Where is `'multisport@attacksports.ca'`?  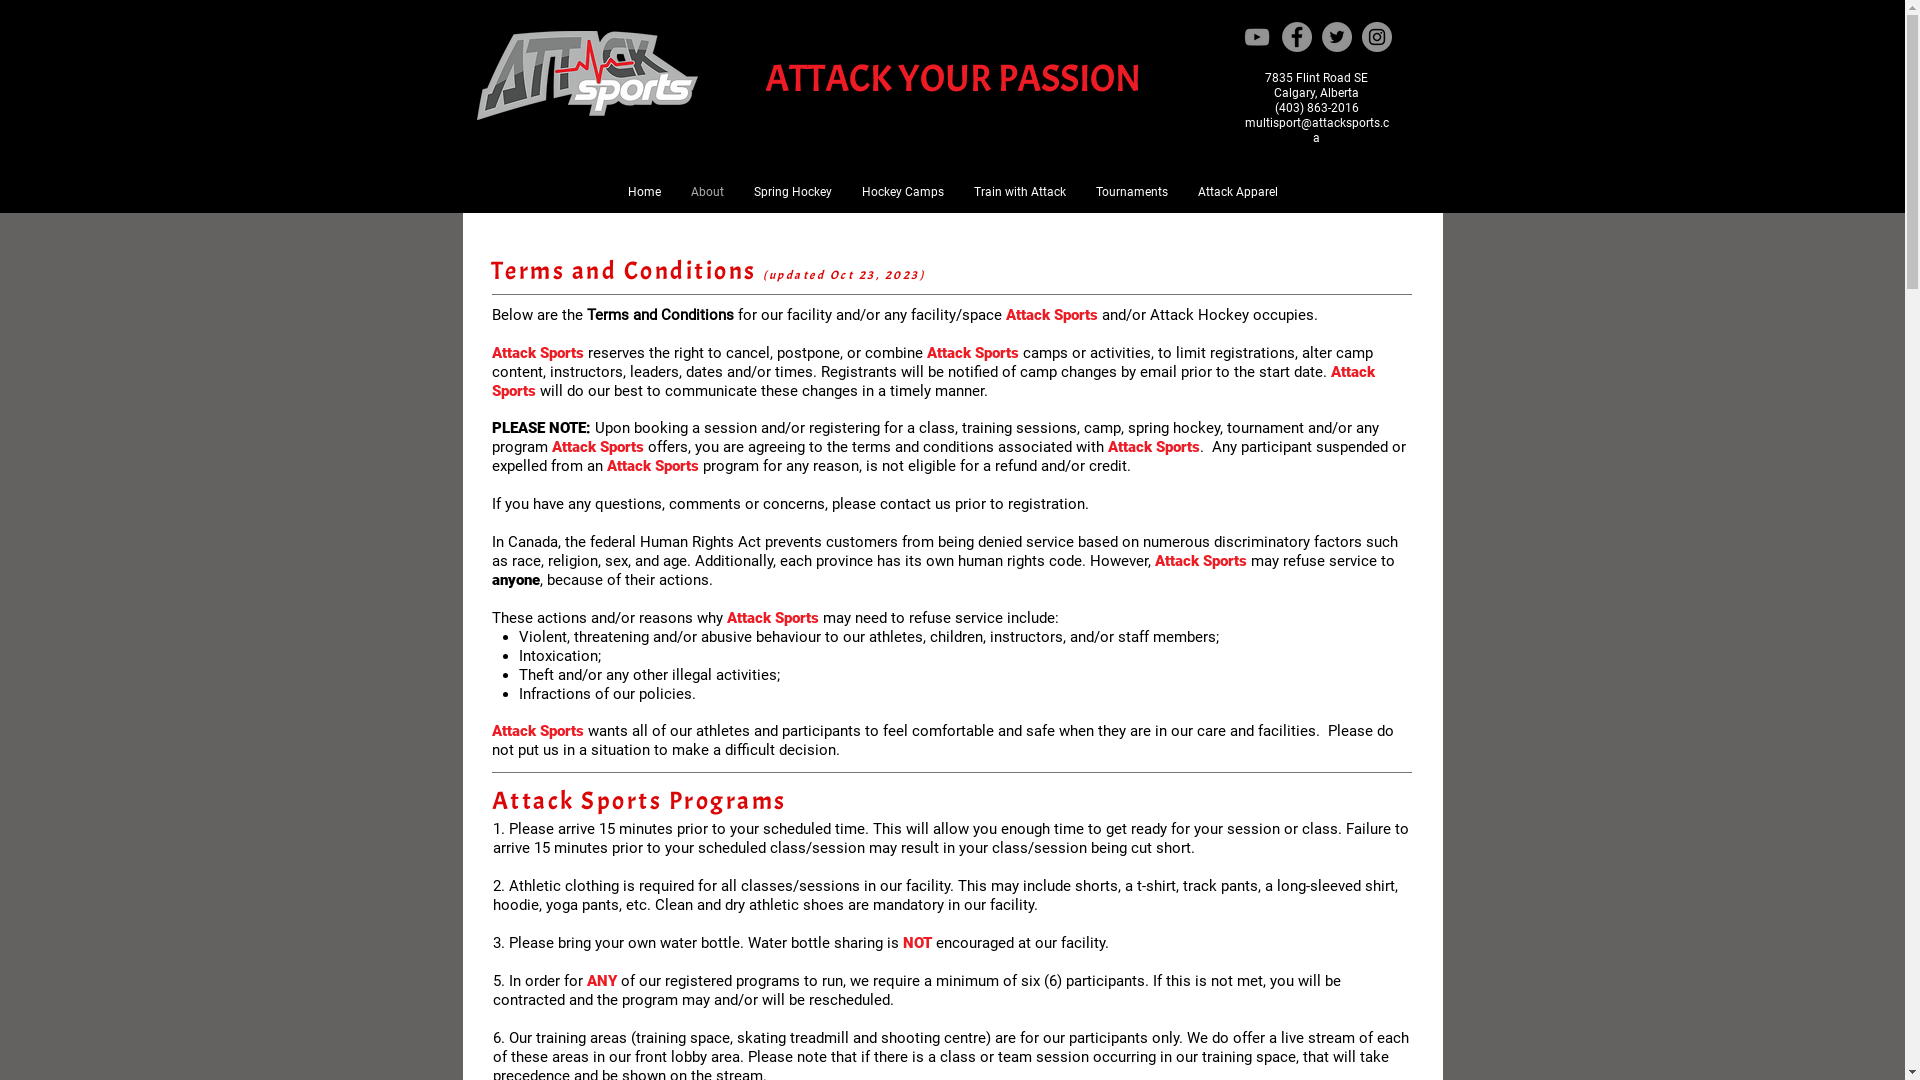 'multisport@attacksports.ca' is located at coordinates (1242, 130).